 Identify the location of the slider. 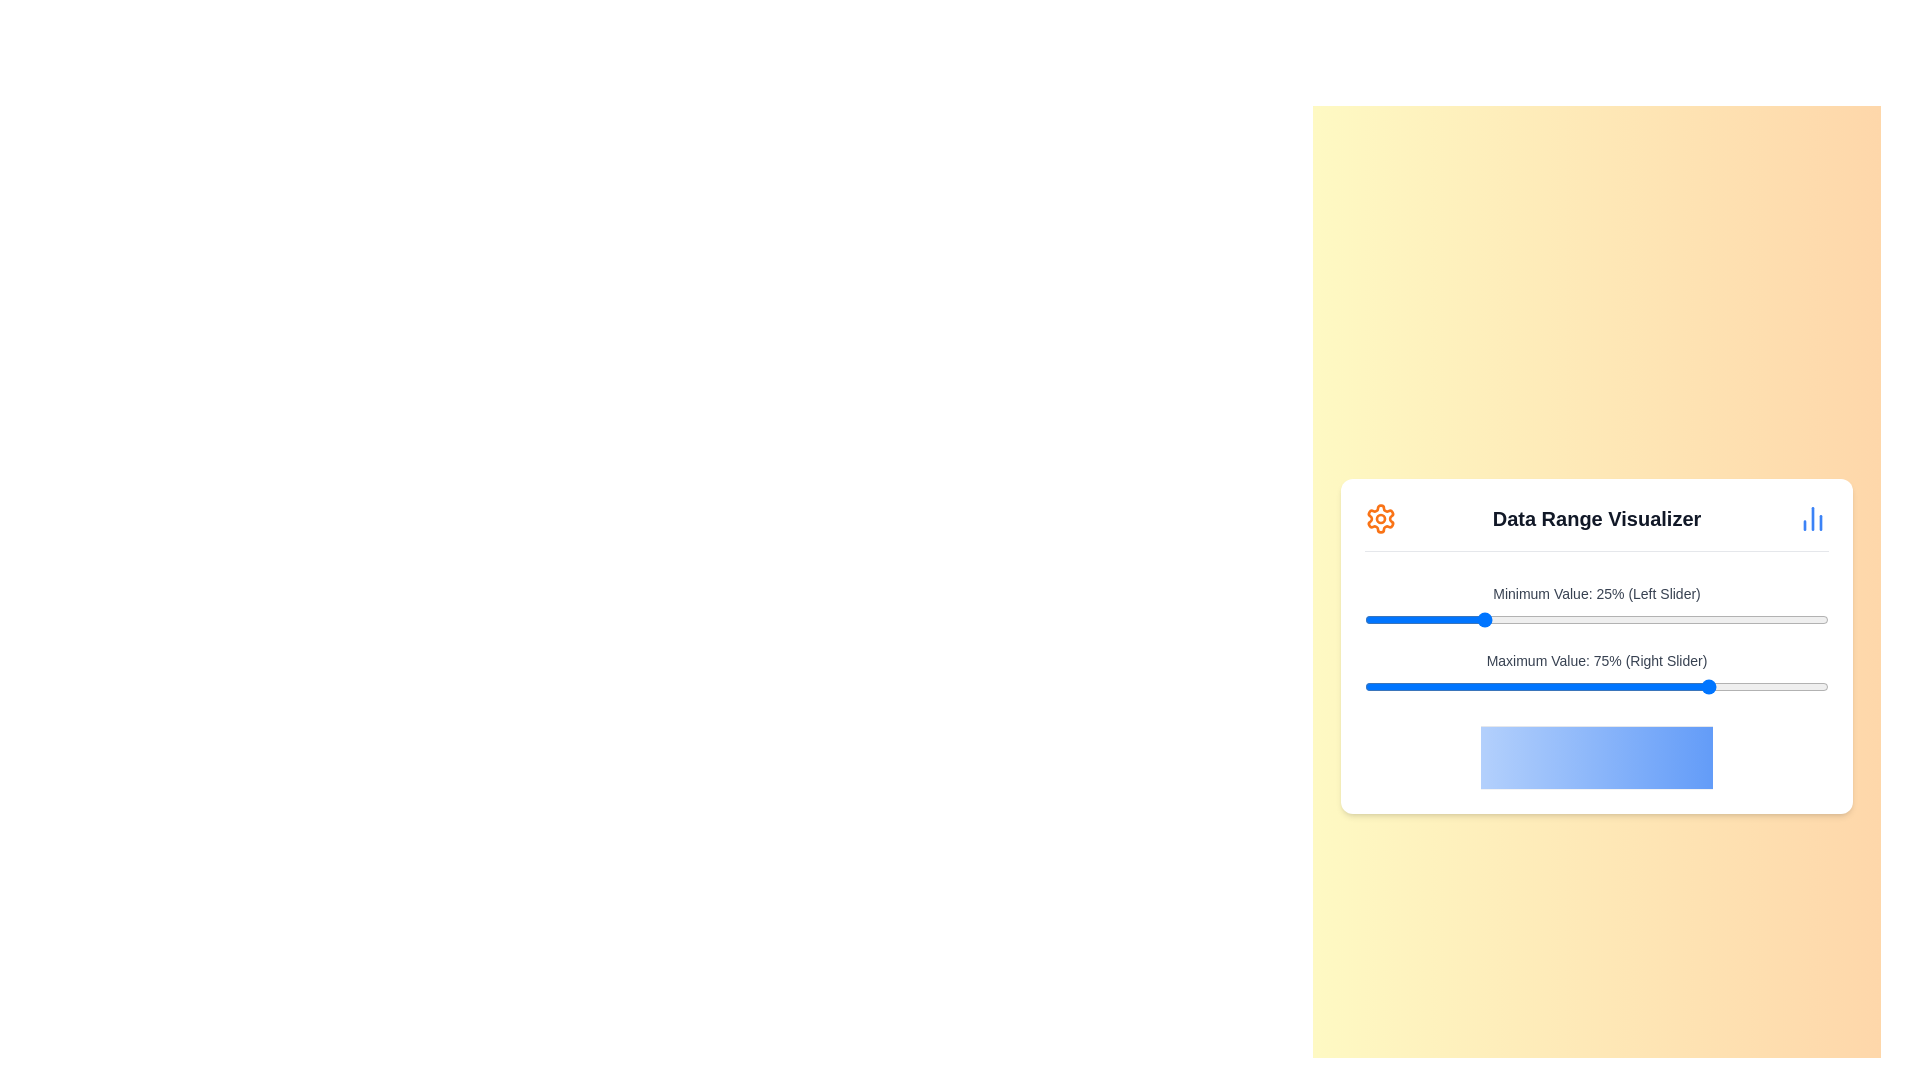
(1582, 685).